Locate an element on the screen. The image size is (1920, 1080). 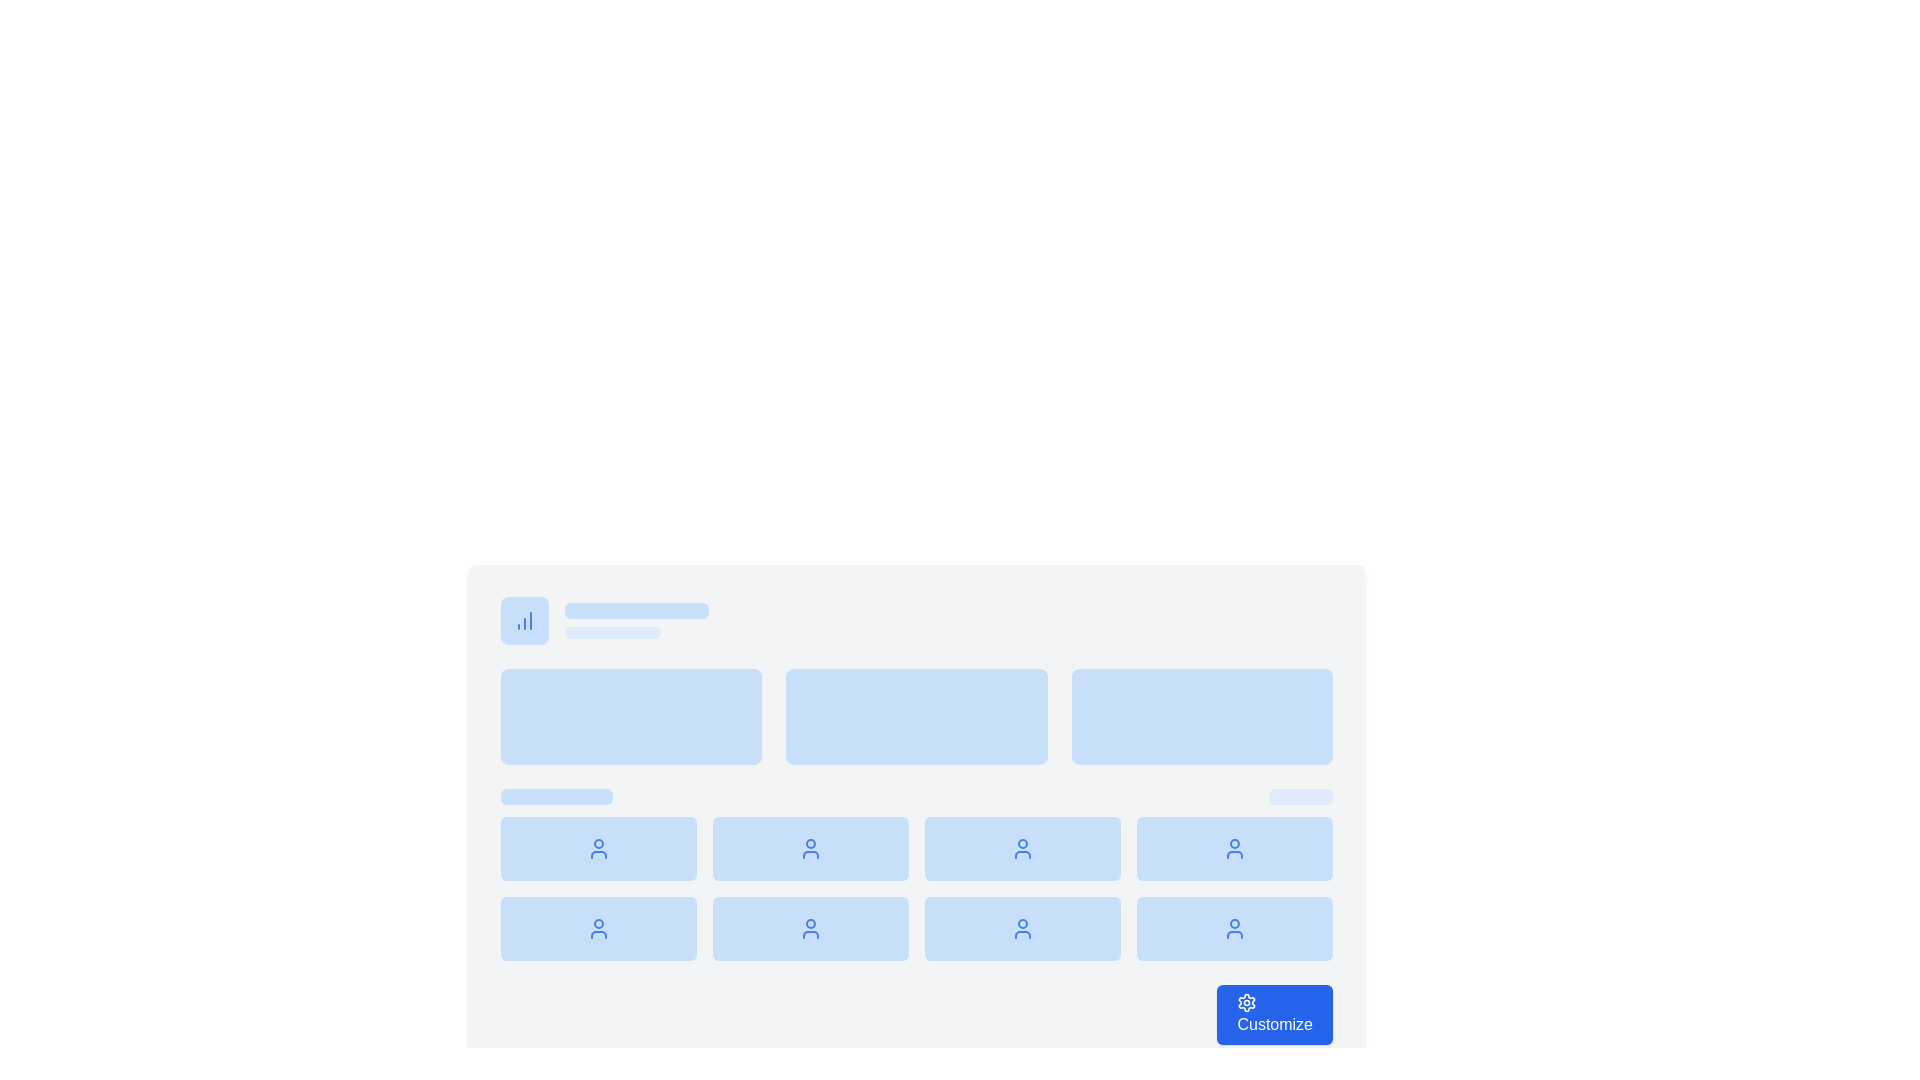
the middle rectangular component of the grid item, which is styled with a blue background and rounded corners, located in the center of a light grey background section is located at coordinates (915, 716).